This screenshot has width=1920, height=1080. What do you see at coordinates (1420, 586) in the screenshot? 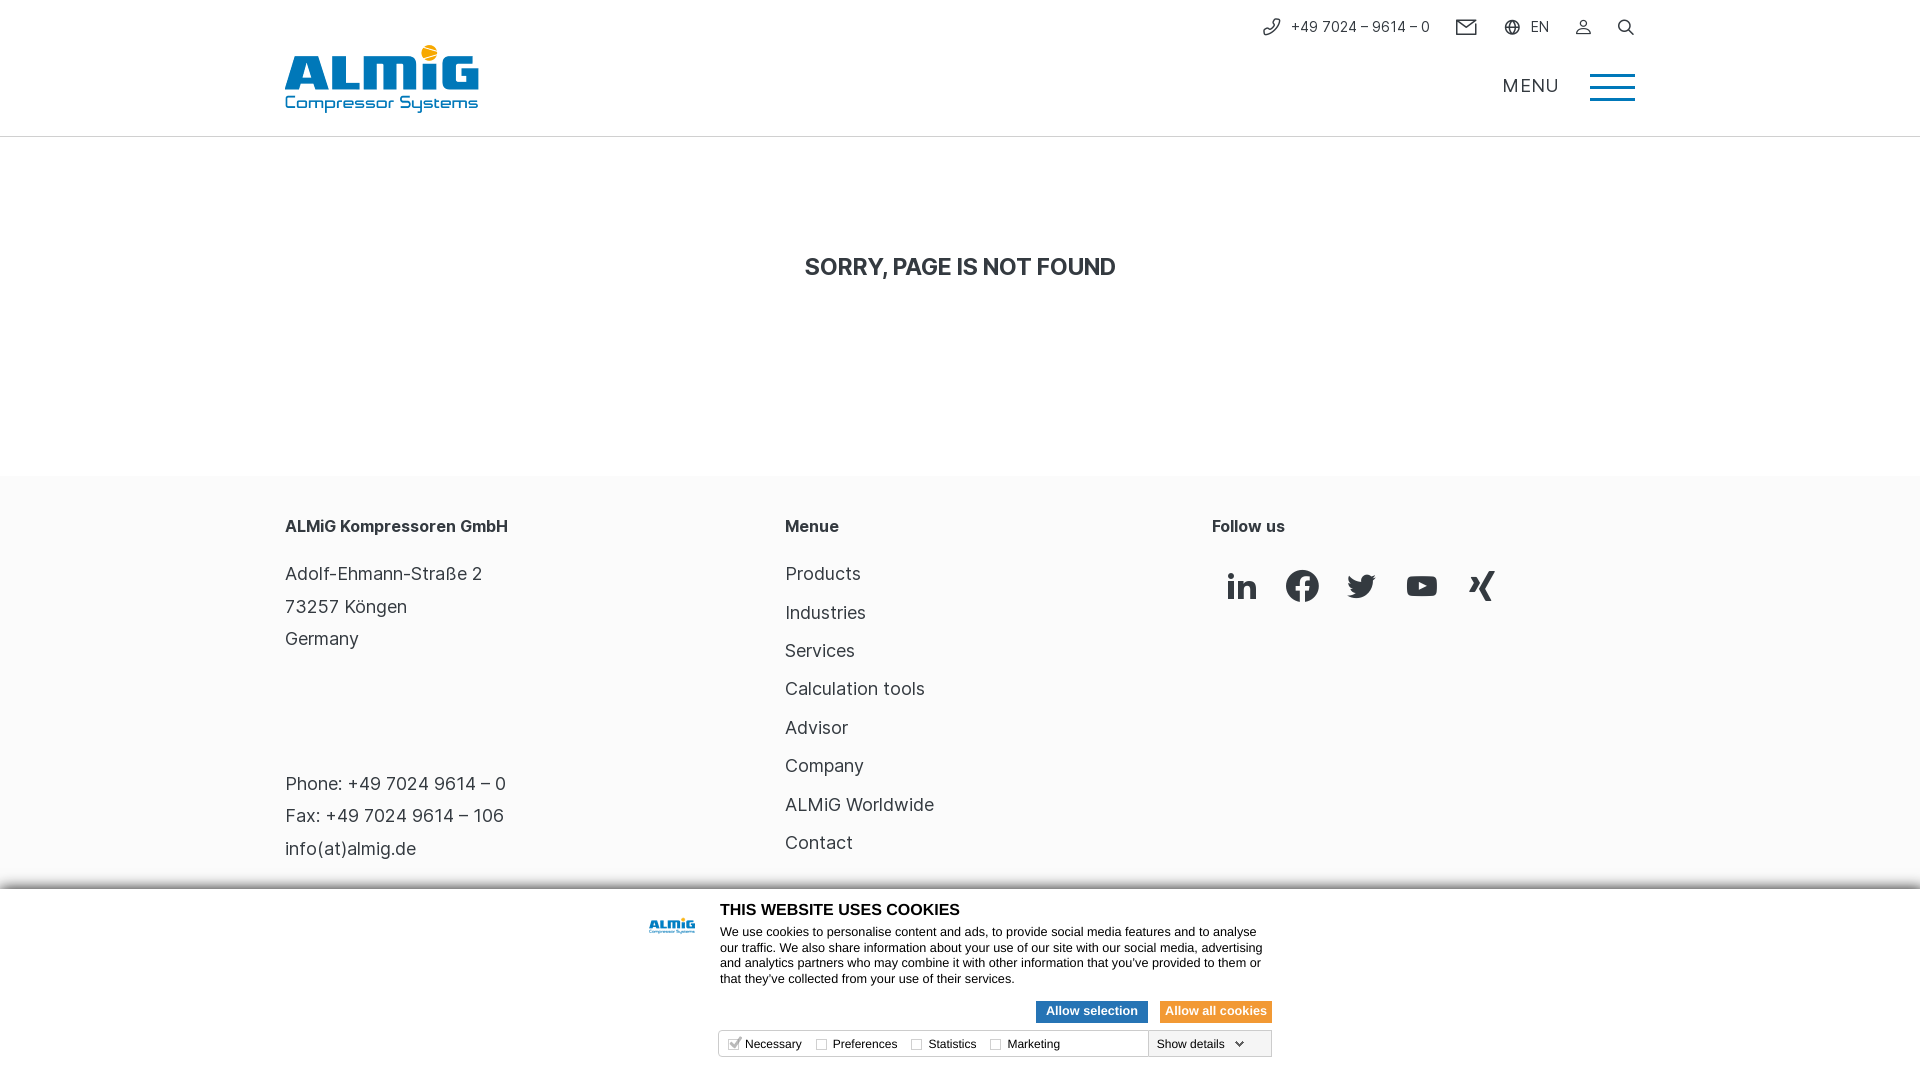
I see `'YouTube'` at bounding box center [1420, 586].